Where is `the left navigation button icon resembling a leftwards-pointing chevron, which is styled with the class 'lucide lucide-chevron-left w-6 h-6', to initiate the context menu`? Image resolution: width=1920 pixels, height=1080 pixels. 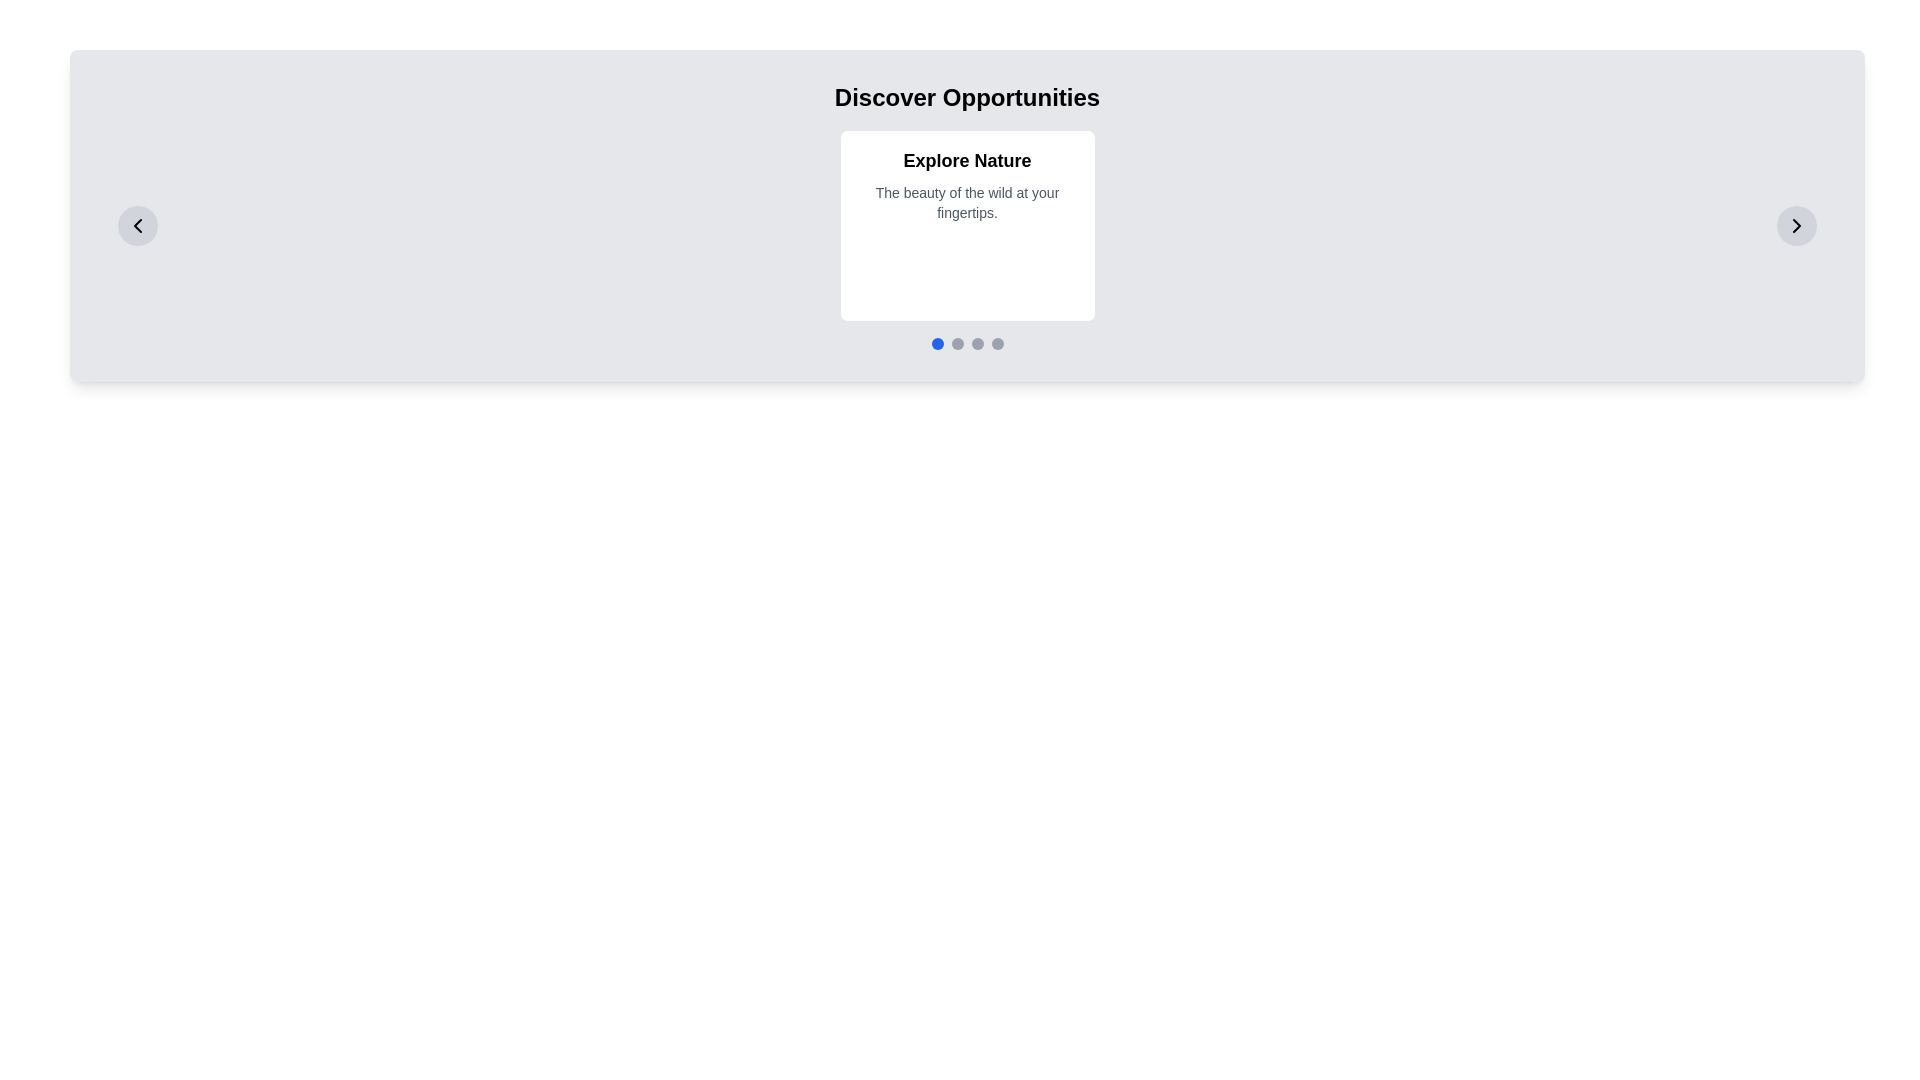
the left navigation button icon resembling a leftwards-pointing chevron, which is styled with the class 'lucide lucide-chevron-left w-6 h-6', to initiate the context menu is located at coordinates (137, 225).